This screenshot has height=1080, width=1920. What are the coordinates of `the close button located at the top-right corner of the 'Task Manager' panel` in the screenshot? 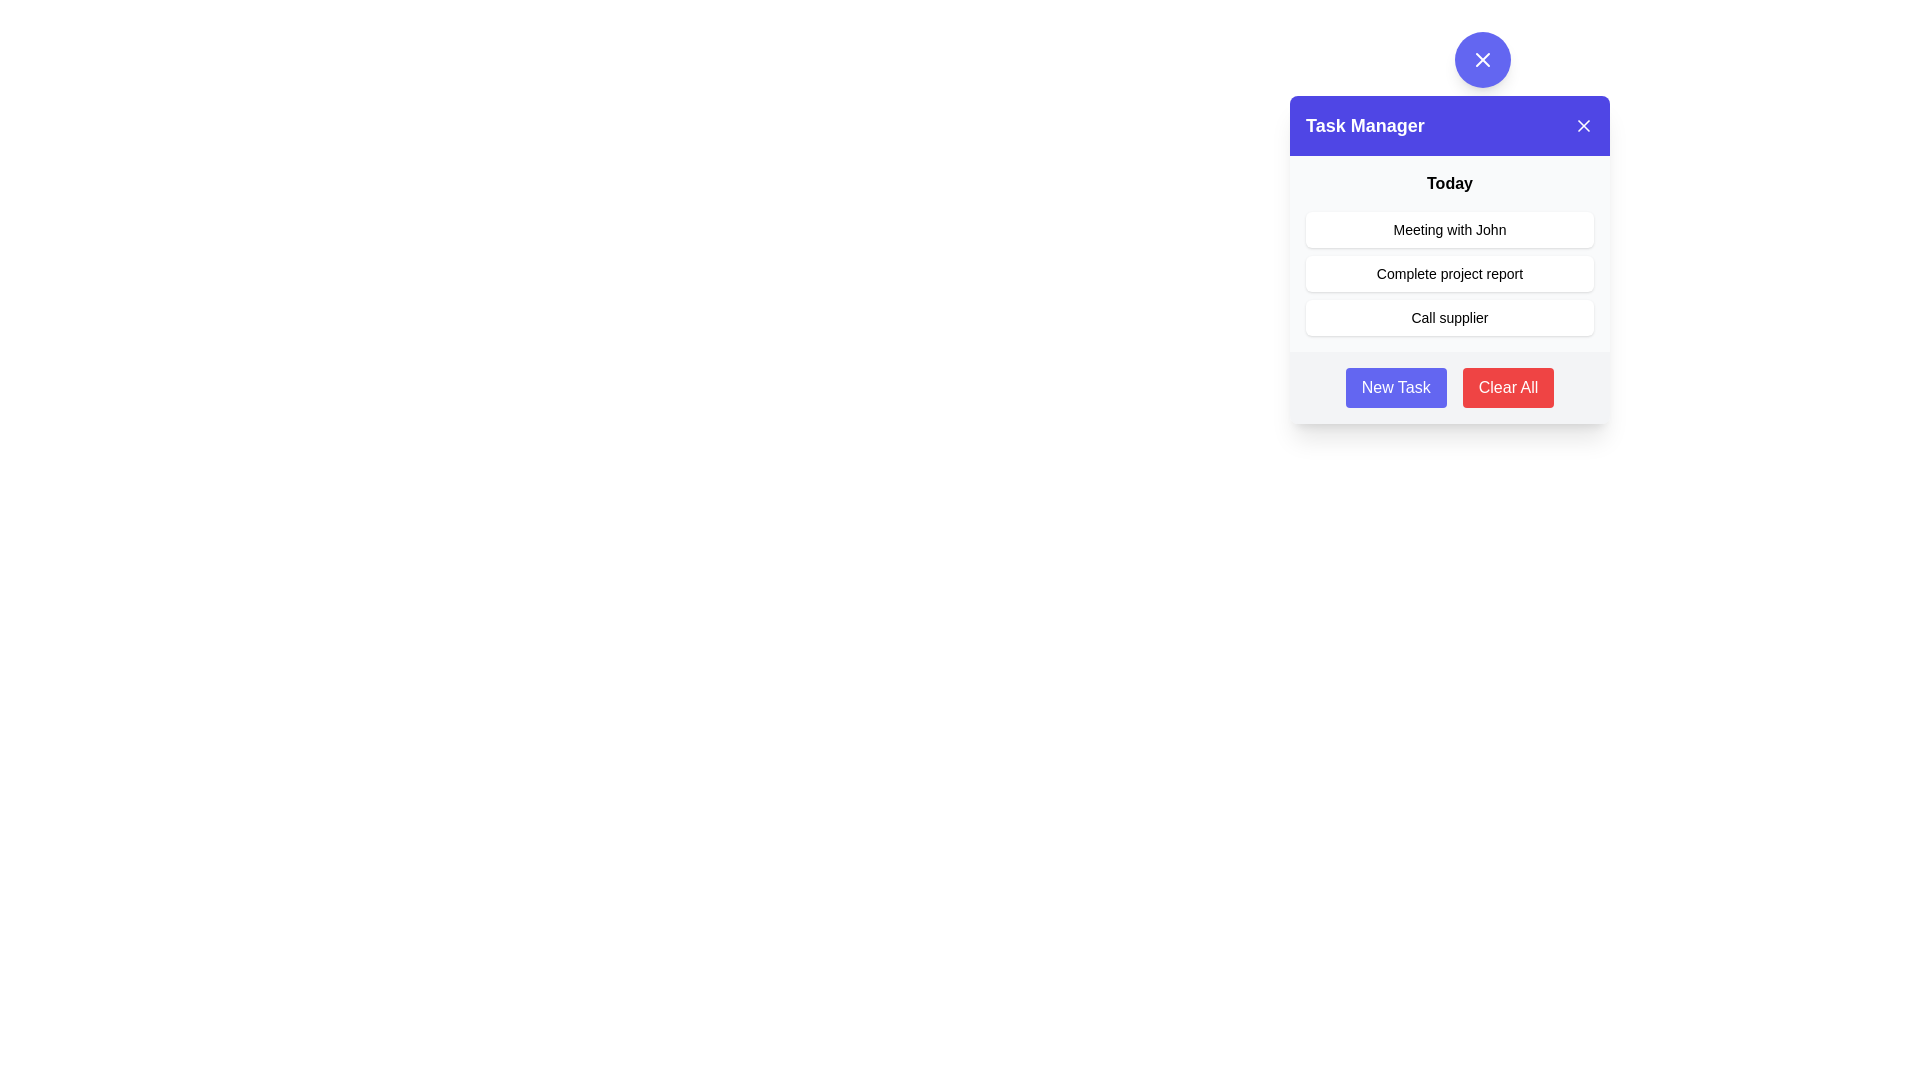 It's located at (1482, 59).